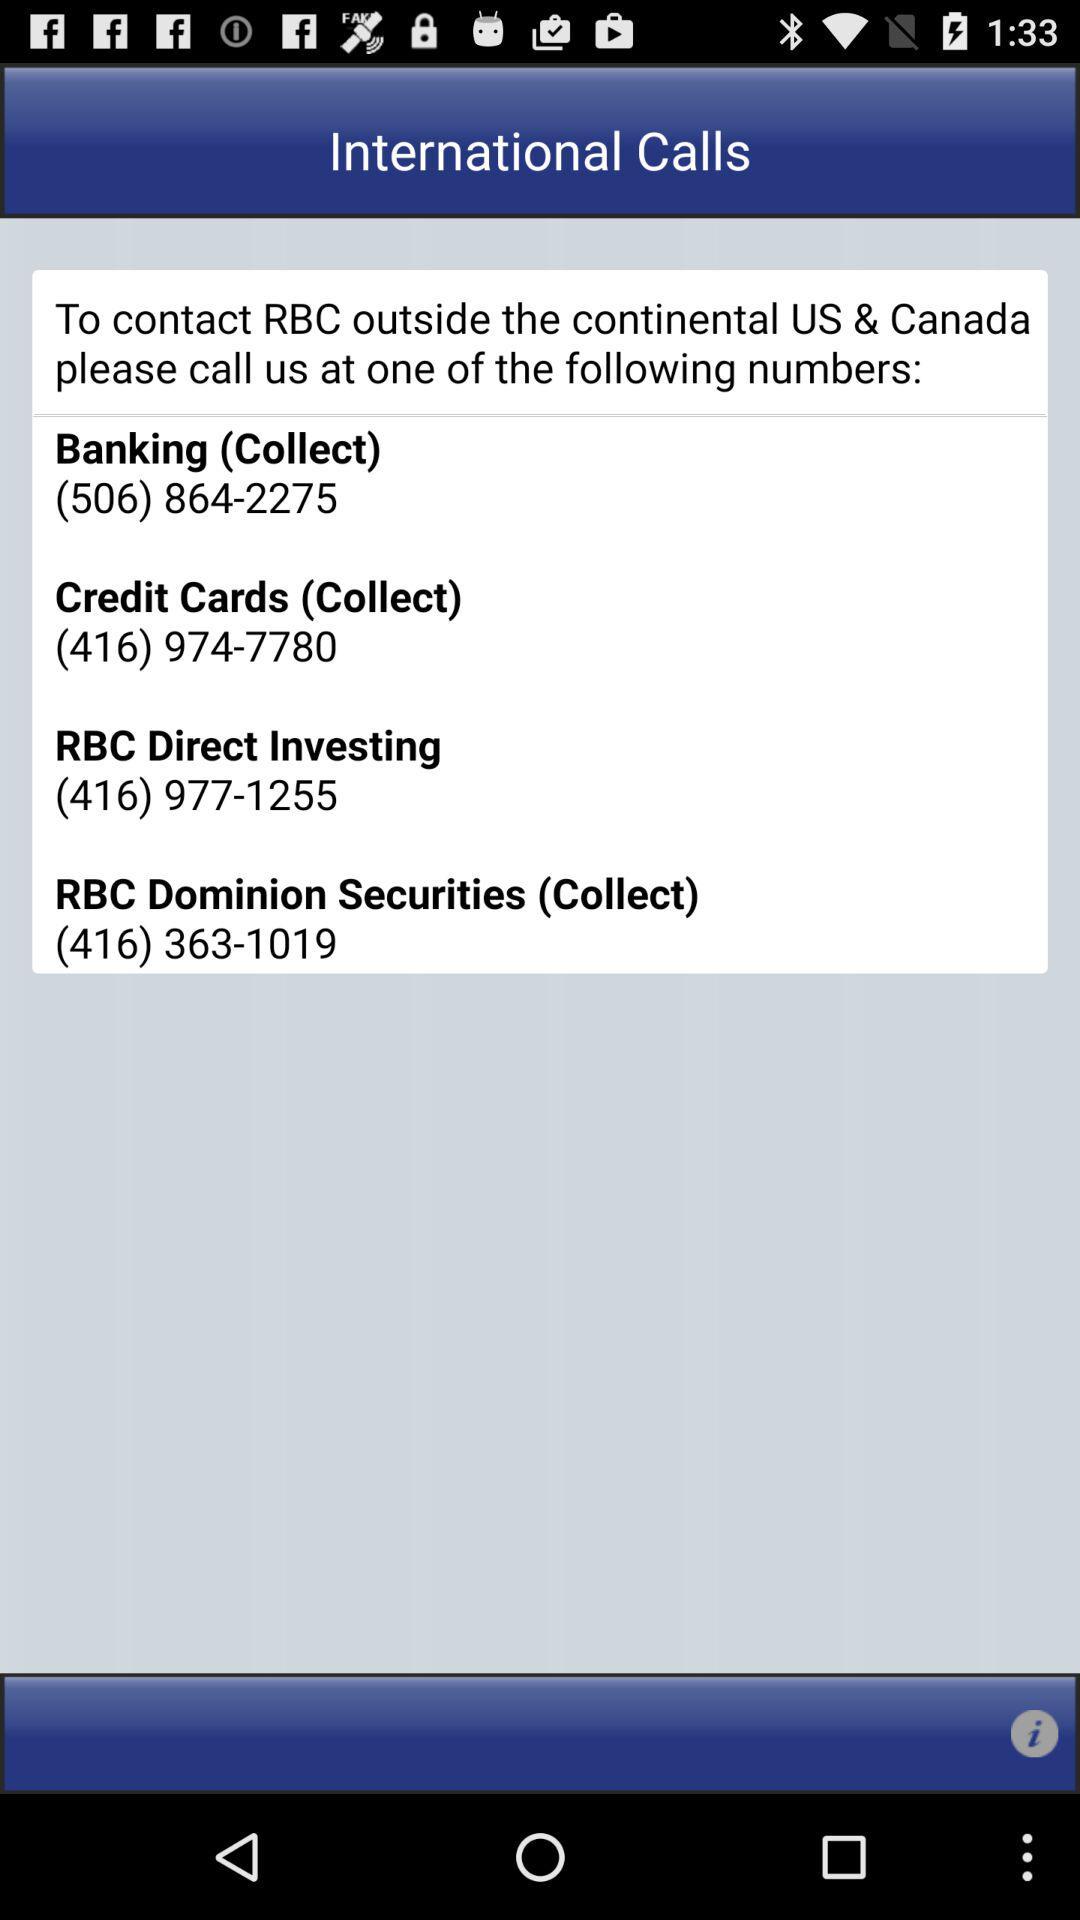 This screenshot has height=1920, width=1080. Describe the element at coordinates (1034, 1732) in the screenshot. I see `the item below the banking collect 506 item` at that location.